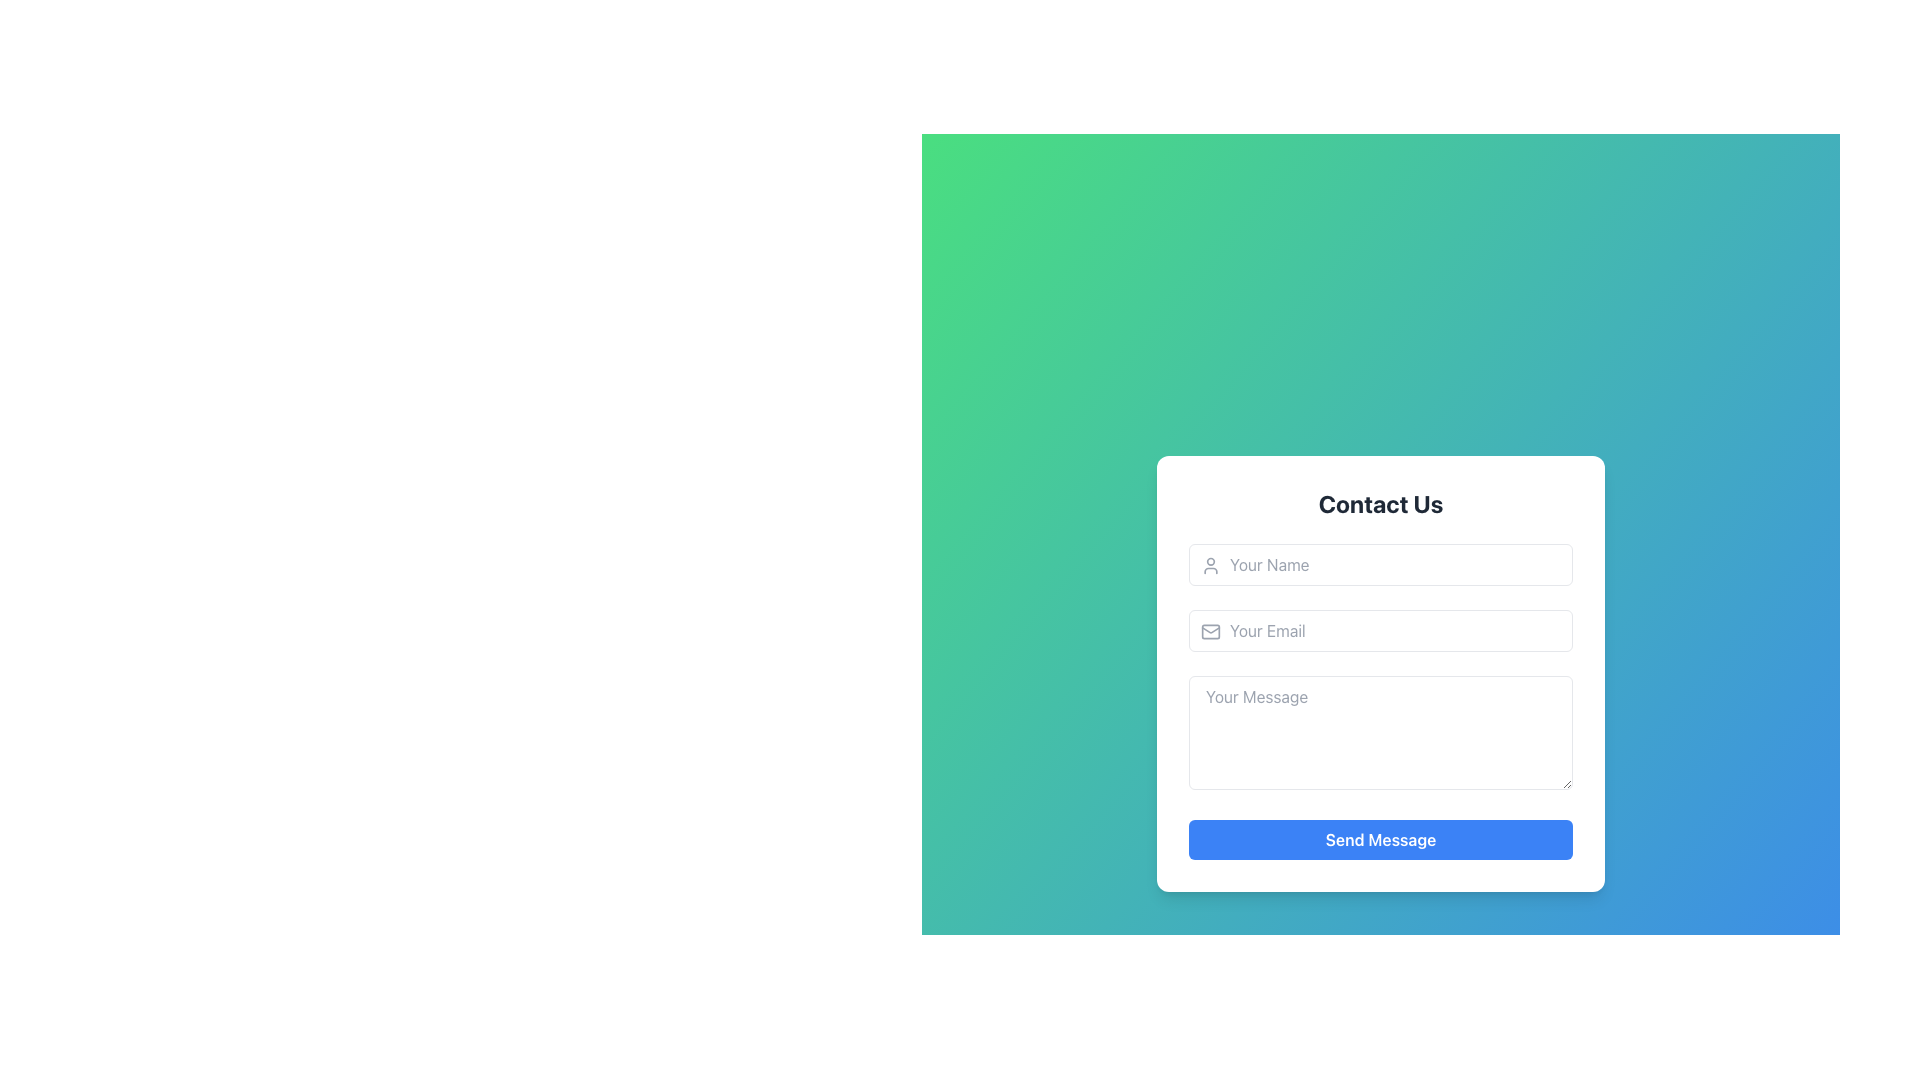 The image size is (1920, 1080). Describe the element at coordinates (1209, 566) in the screenshot. I see `the icon indicating the personal name input field, which is positioned inside the input box labeled 'Your Name' on its left side` at that location.